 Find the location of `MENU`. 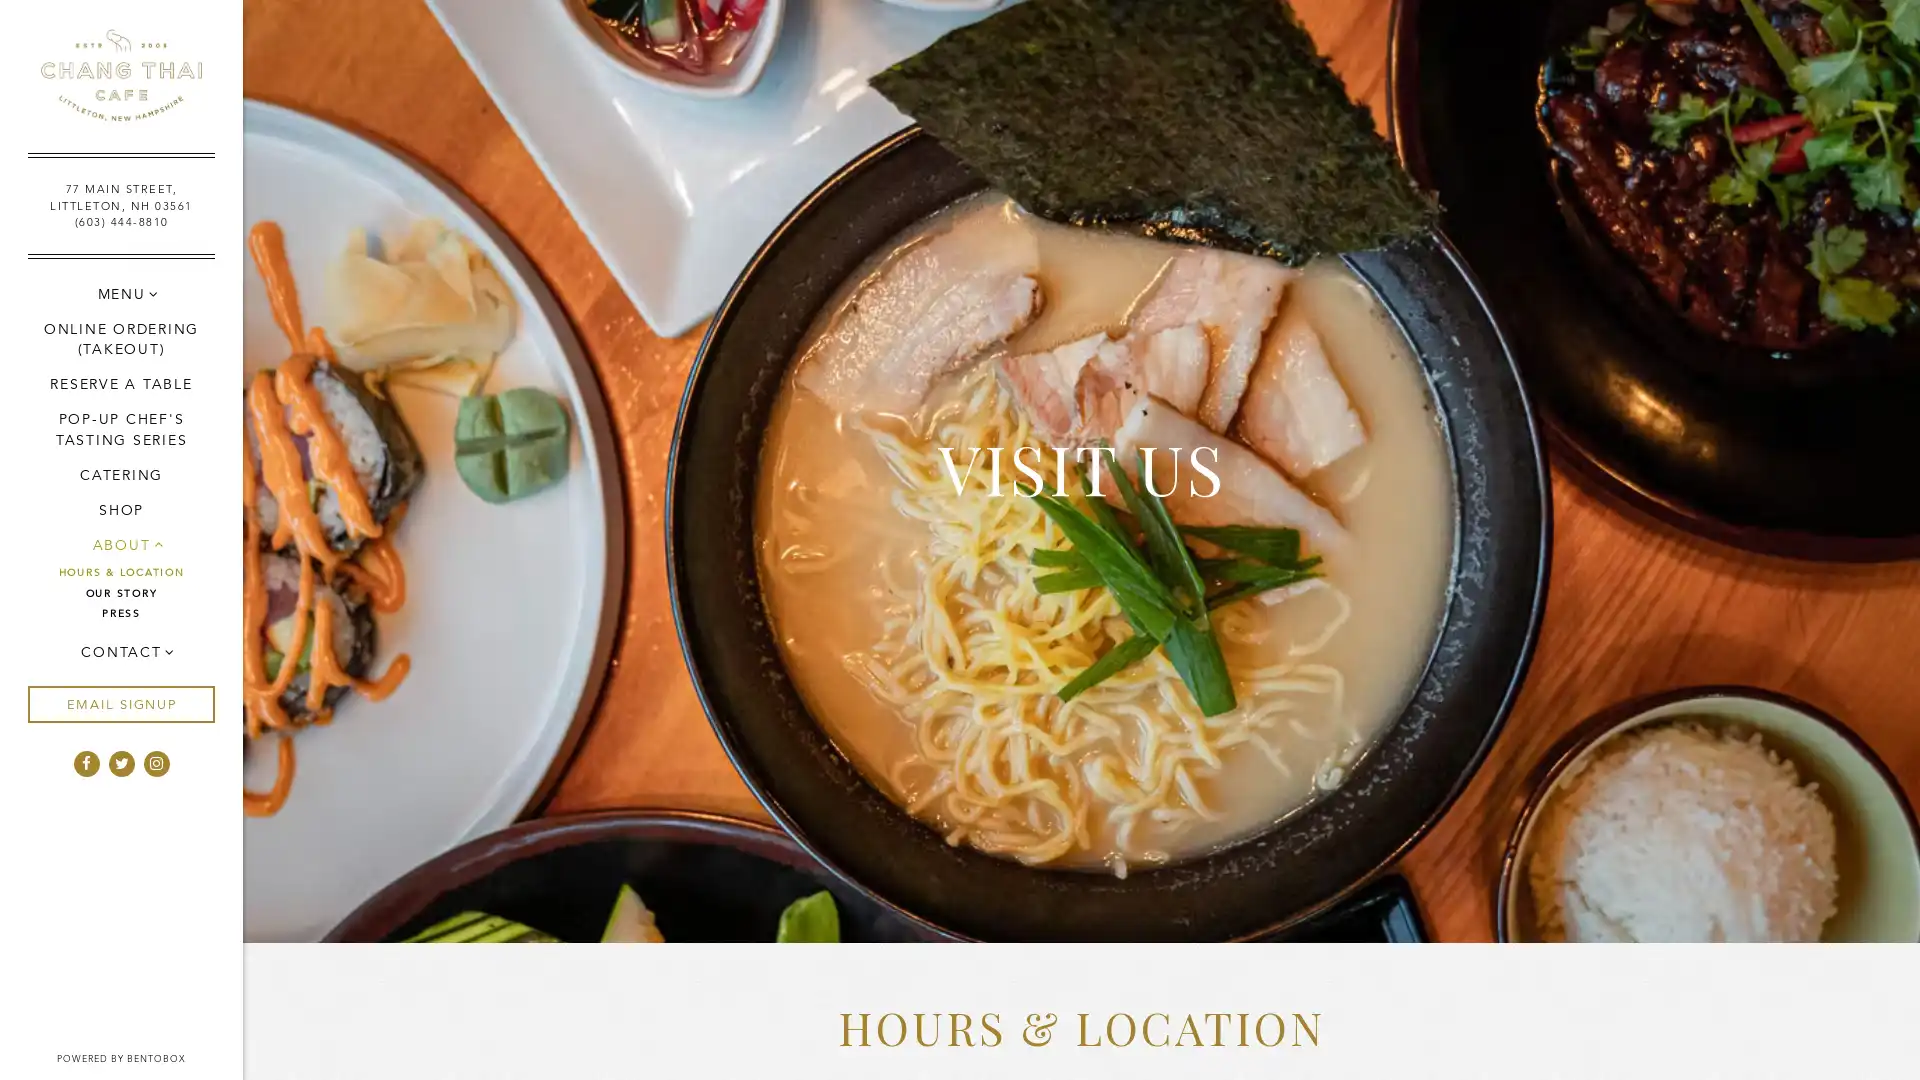

MENU is located at coordinates (119, 293).